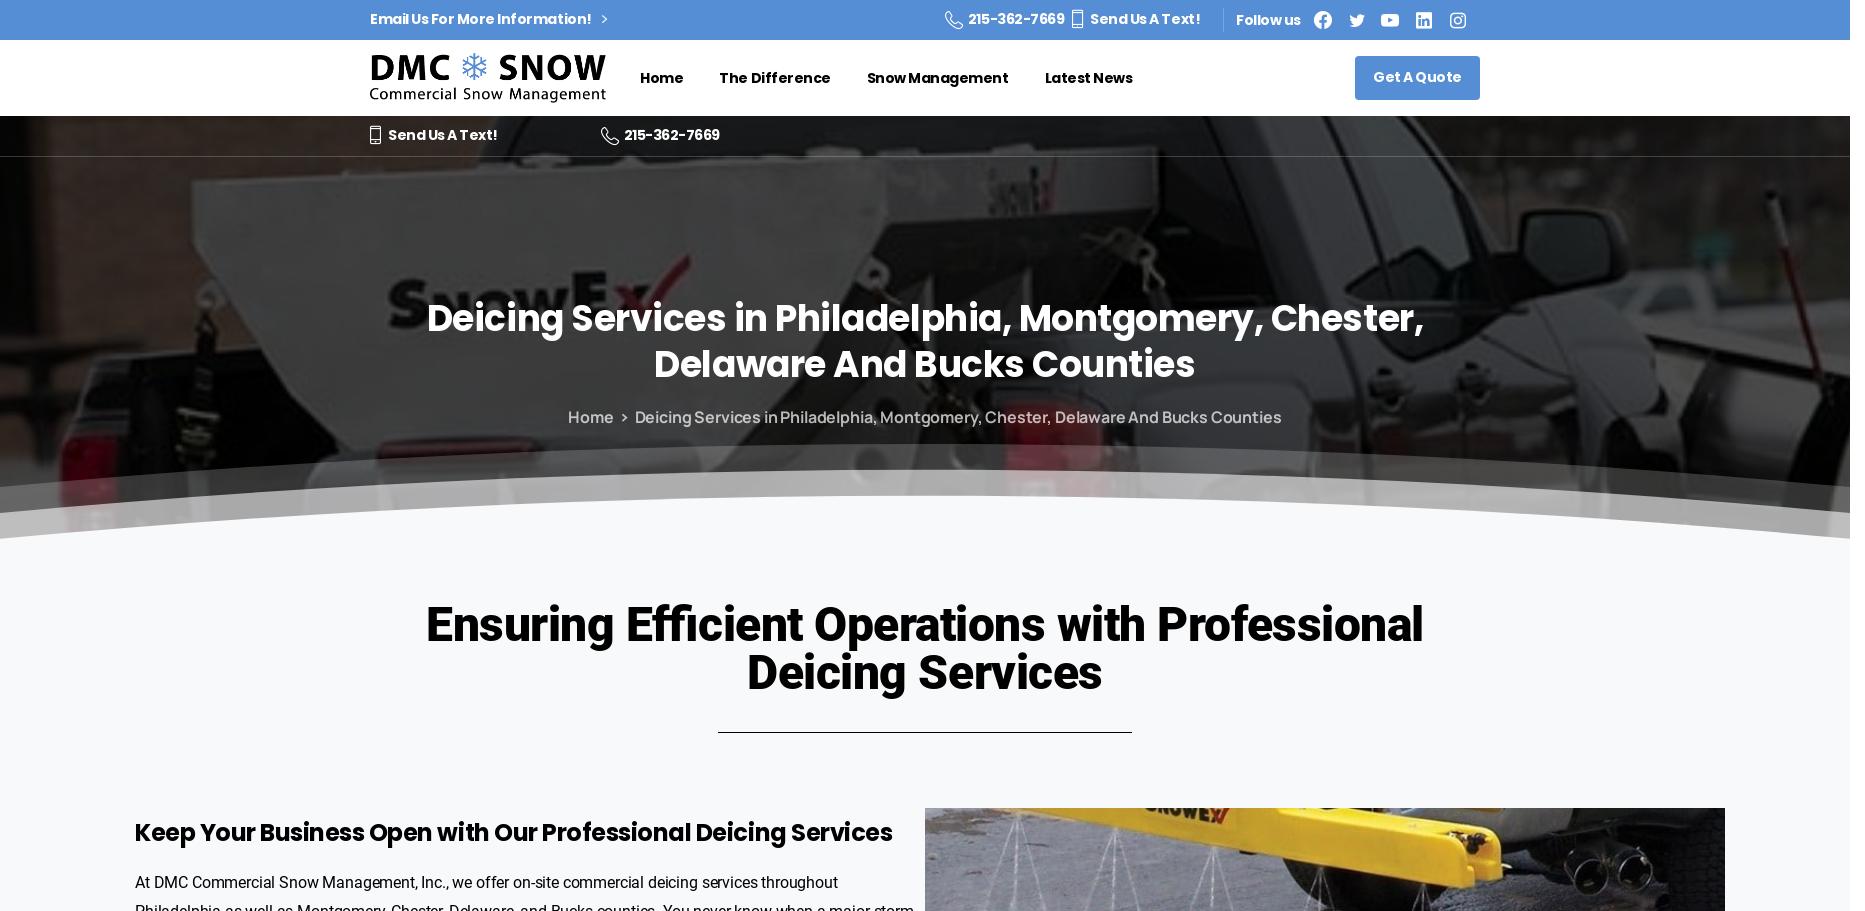  What do you see at coordinates (134, 831) in the screenshot?
I see `'Keep Your Business Open with Our Professional Deicing Services'` at bounding box center [134, 831].